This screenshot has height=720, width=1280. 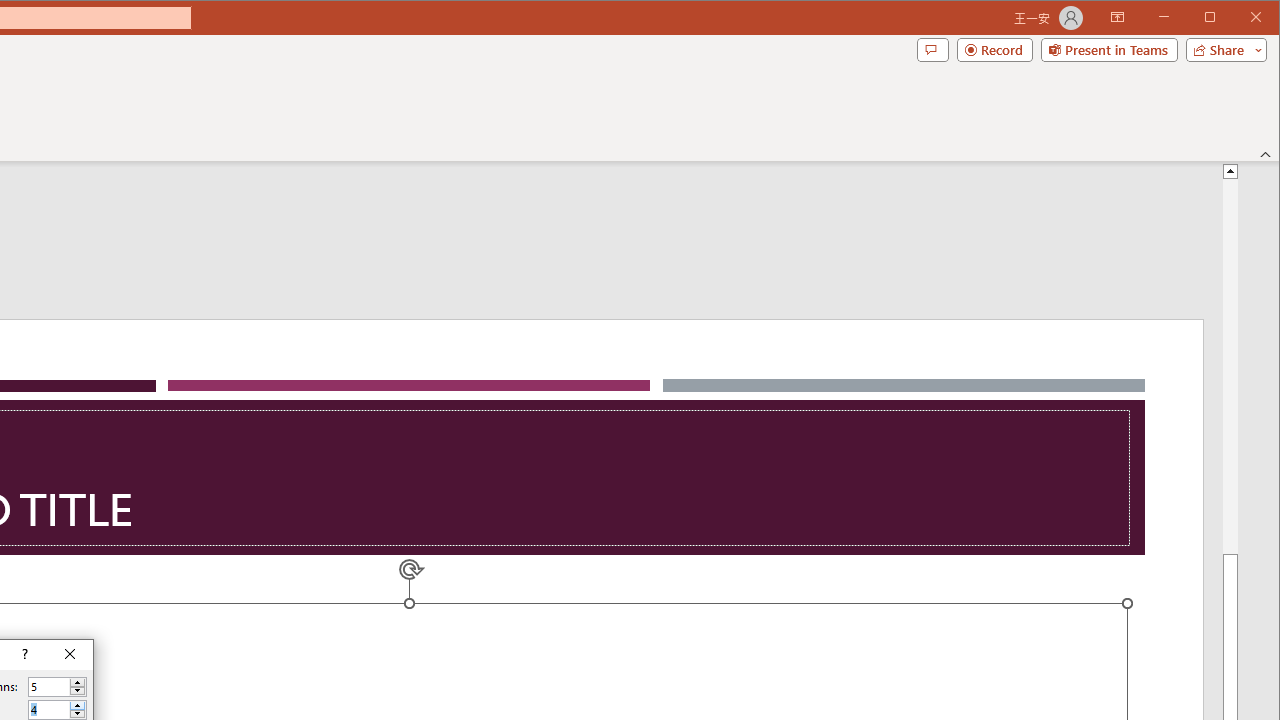 I want to click on 'Context help', so click(x=23, y=655).